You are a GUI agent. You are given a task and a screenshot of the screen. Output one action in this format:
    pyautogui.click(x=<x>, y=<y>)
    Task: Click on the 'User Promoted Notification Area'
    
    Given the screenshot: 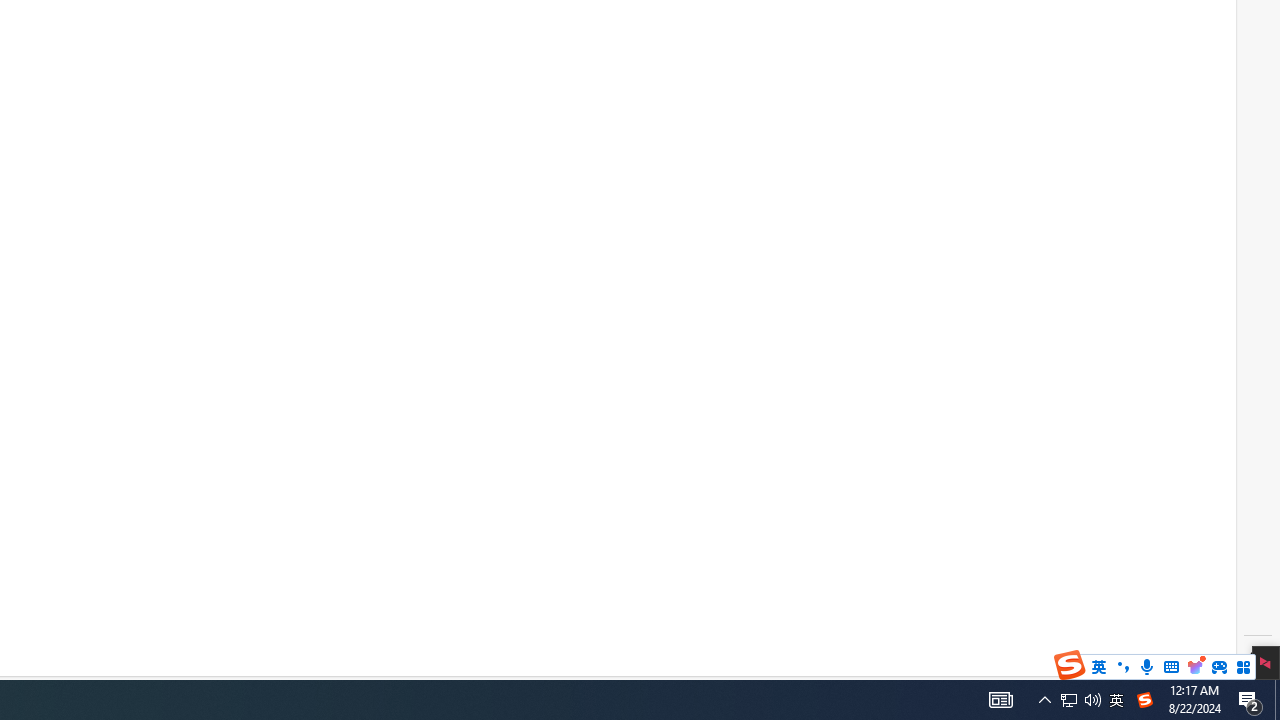 What is the action you would take?
    pyautogui.click(x=1079, y=698)
    